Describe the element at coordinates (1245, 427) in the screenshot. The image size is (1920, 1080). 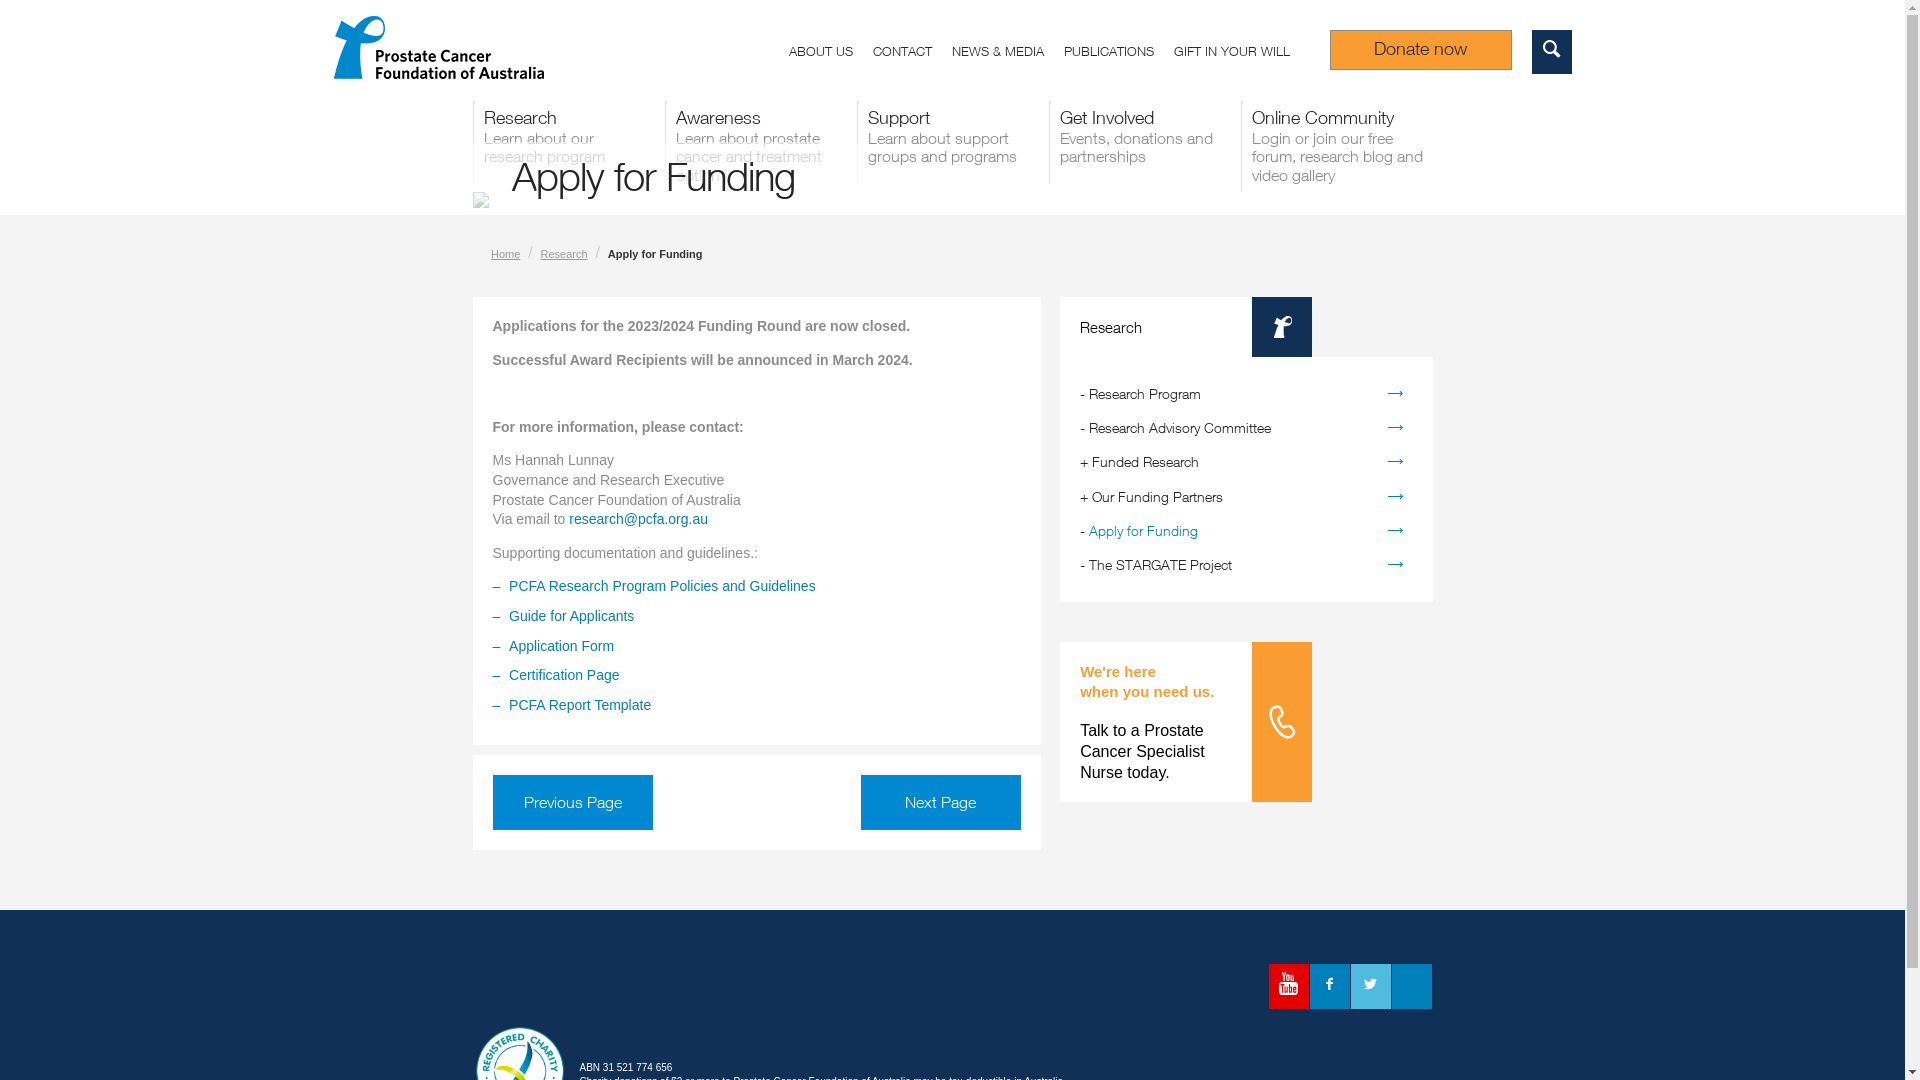
I see `'- Research Advisory Committee'` at that location.